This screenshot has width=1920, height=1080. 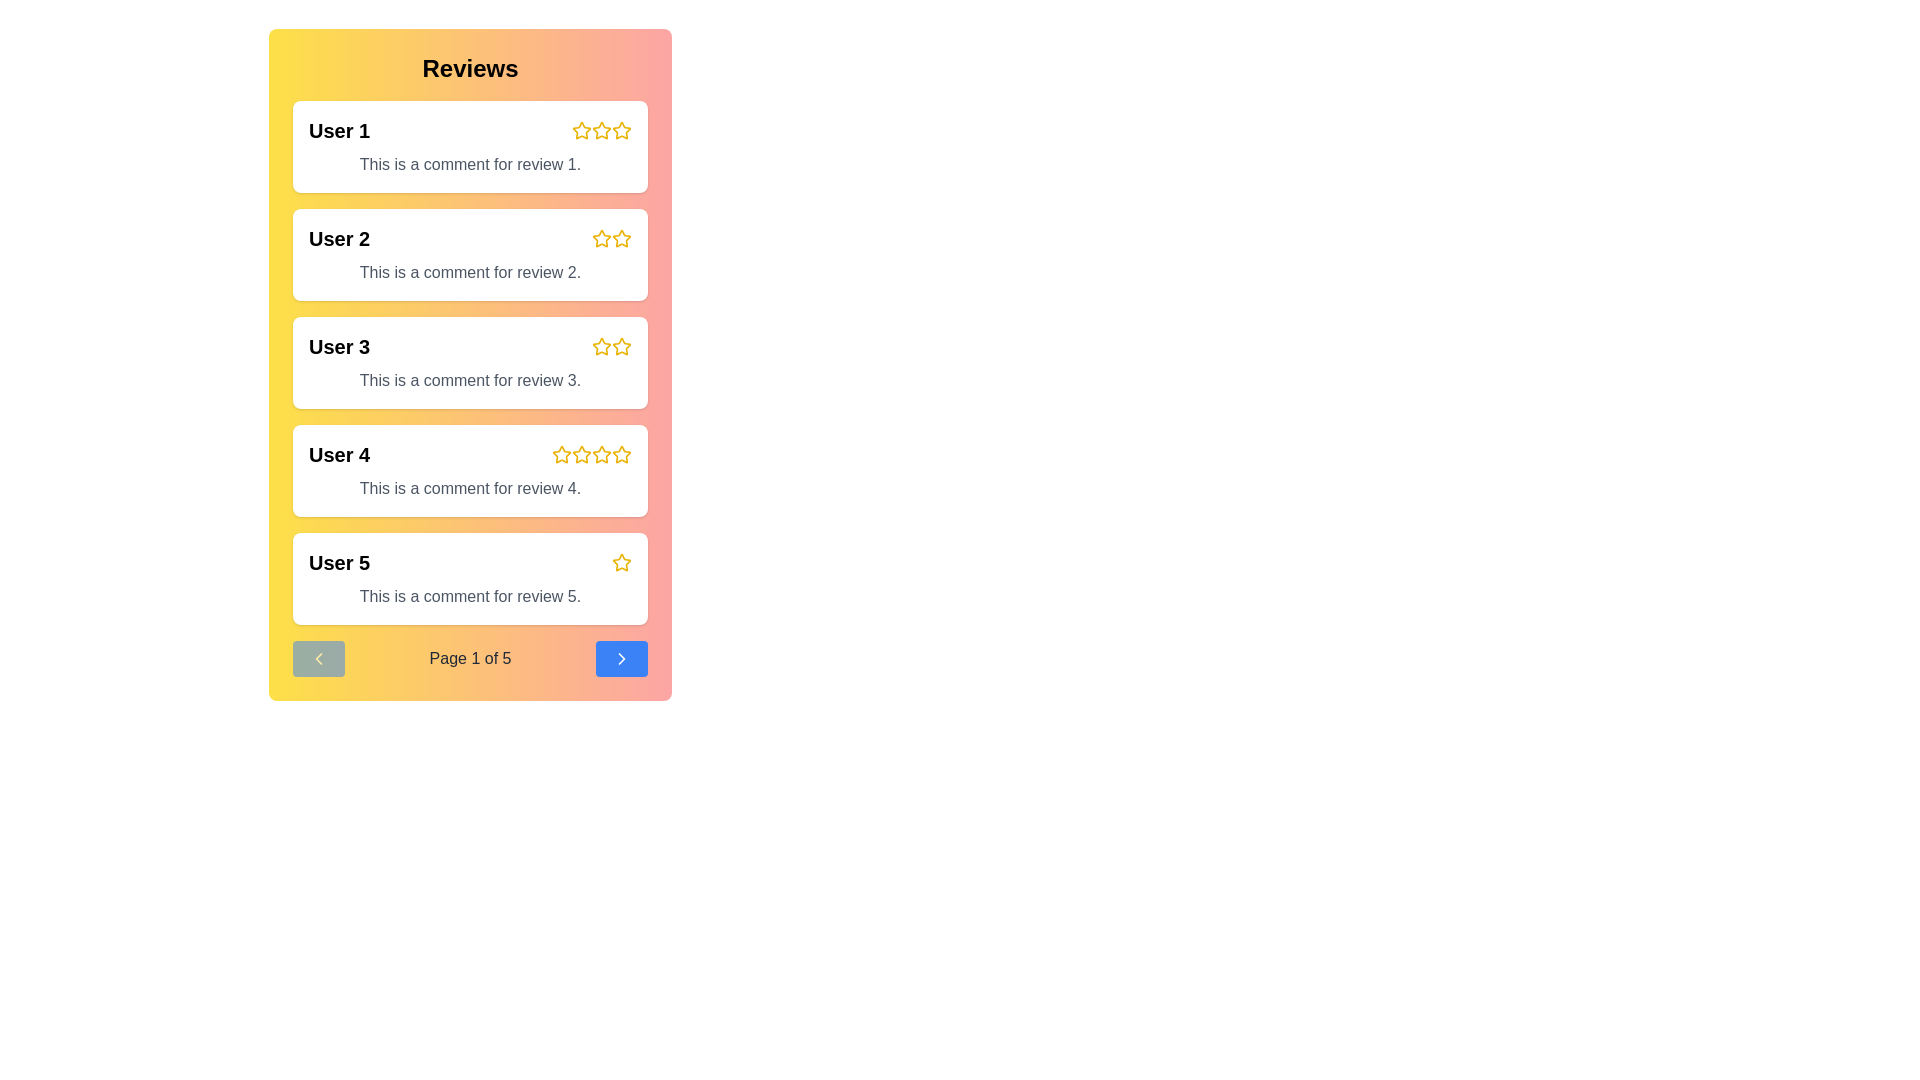 What do you see at coordinates (339, 563) in the screenshot?
I see `the text label that identifies the user's review section, located at the lower part of the page, associated with other elements like a star icon` at bounding box center [339, 563].